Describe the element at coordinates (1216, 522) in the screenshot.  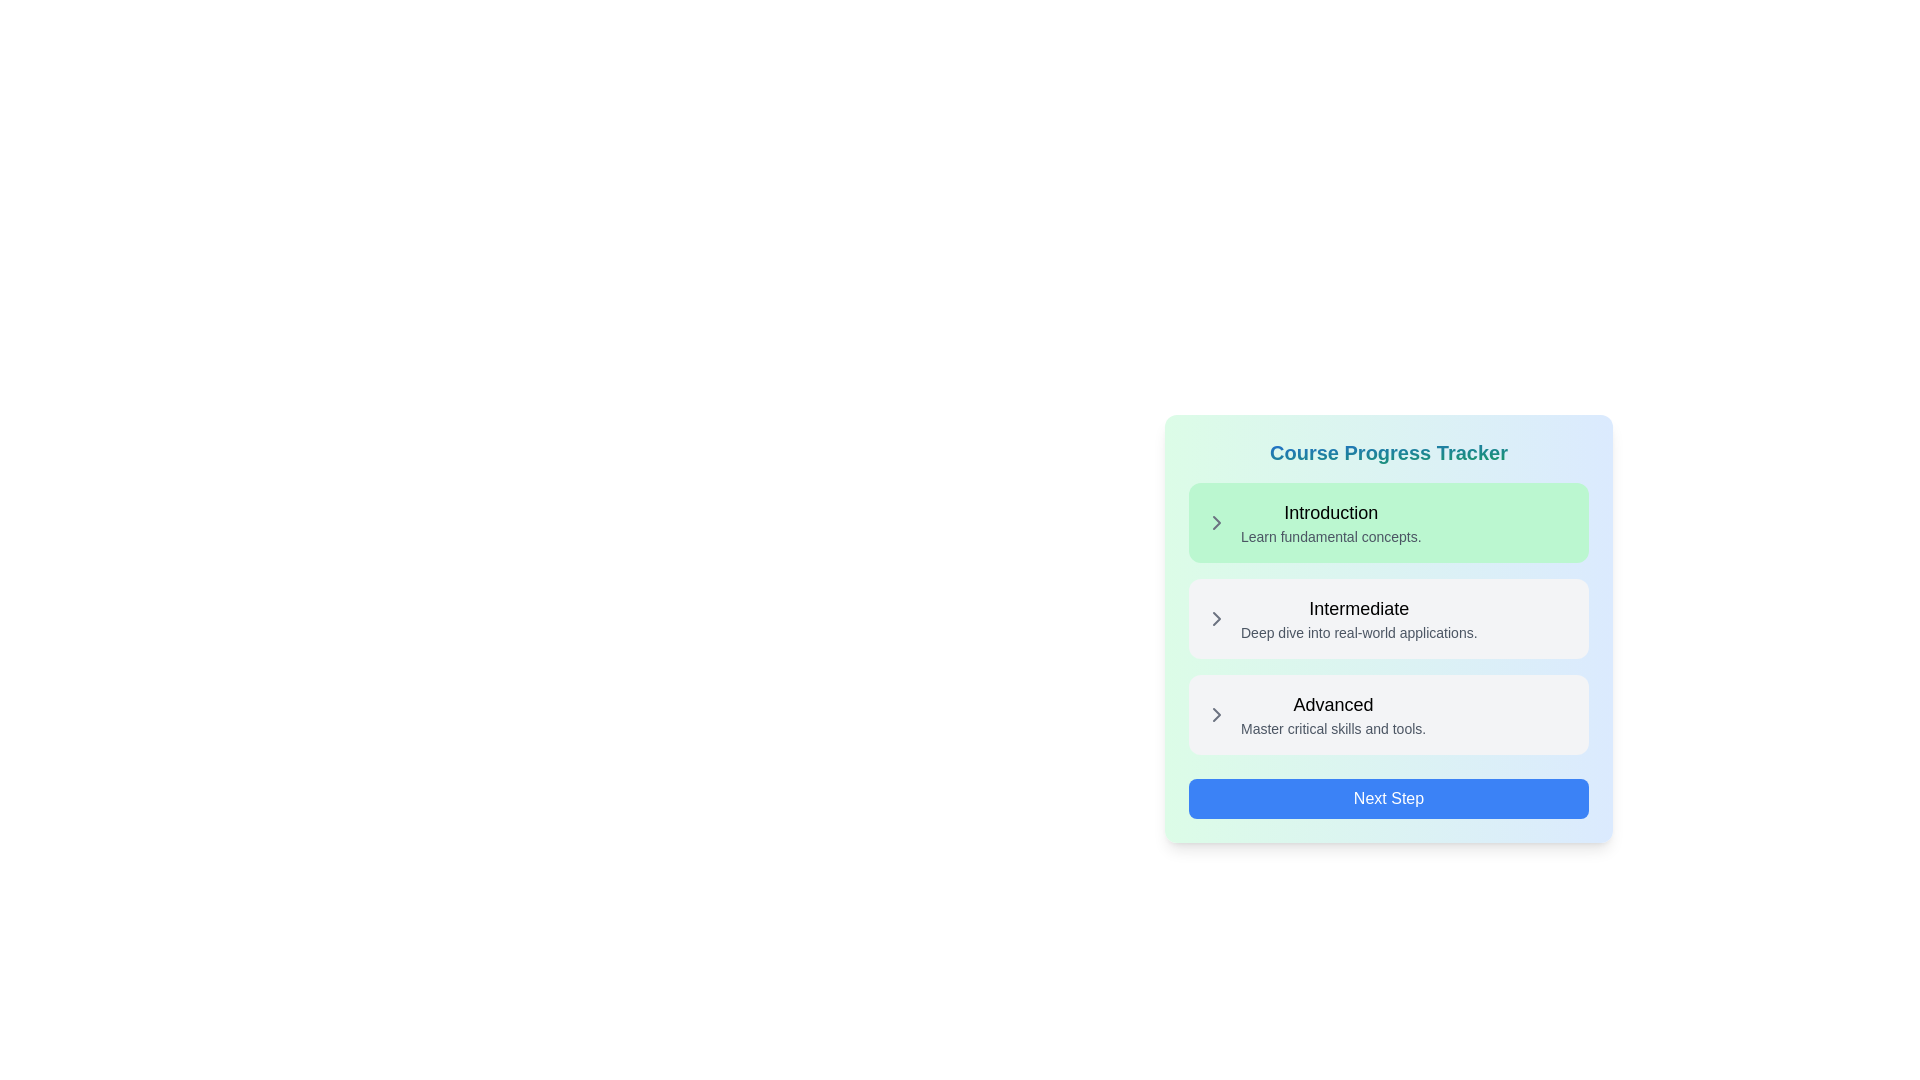
I see `the chevron icon to the left of the 'Introduction' list item in the Course Progress Tracker interface` at that location.